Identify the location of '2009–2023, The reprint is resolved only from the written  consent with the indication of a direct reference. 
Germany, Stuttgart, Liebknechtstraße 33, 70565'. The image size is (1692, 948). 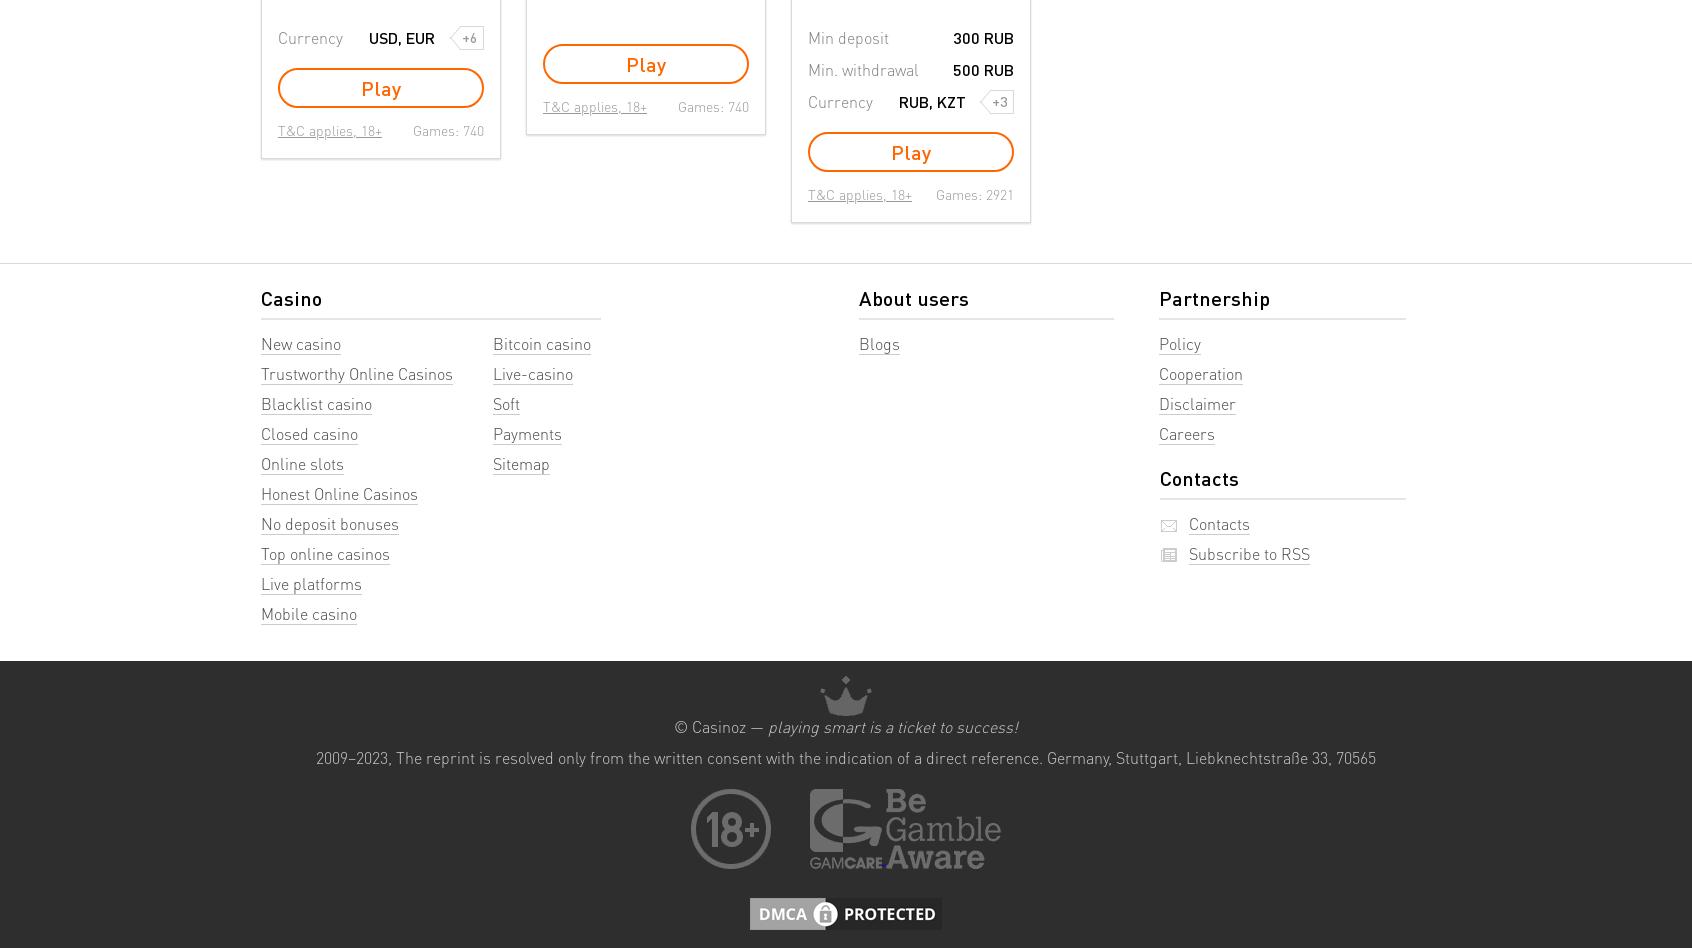
(846, 756).